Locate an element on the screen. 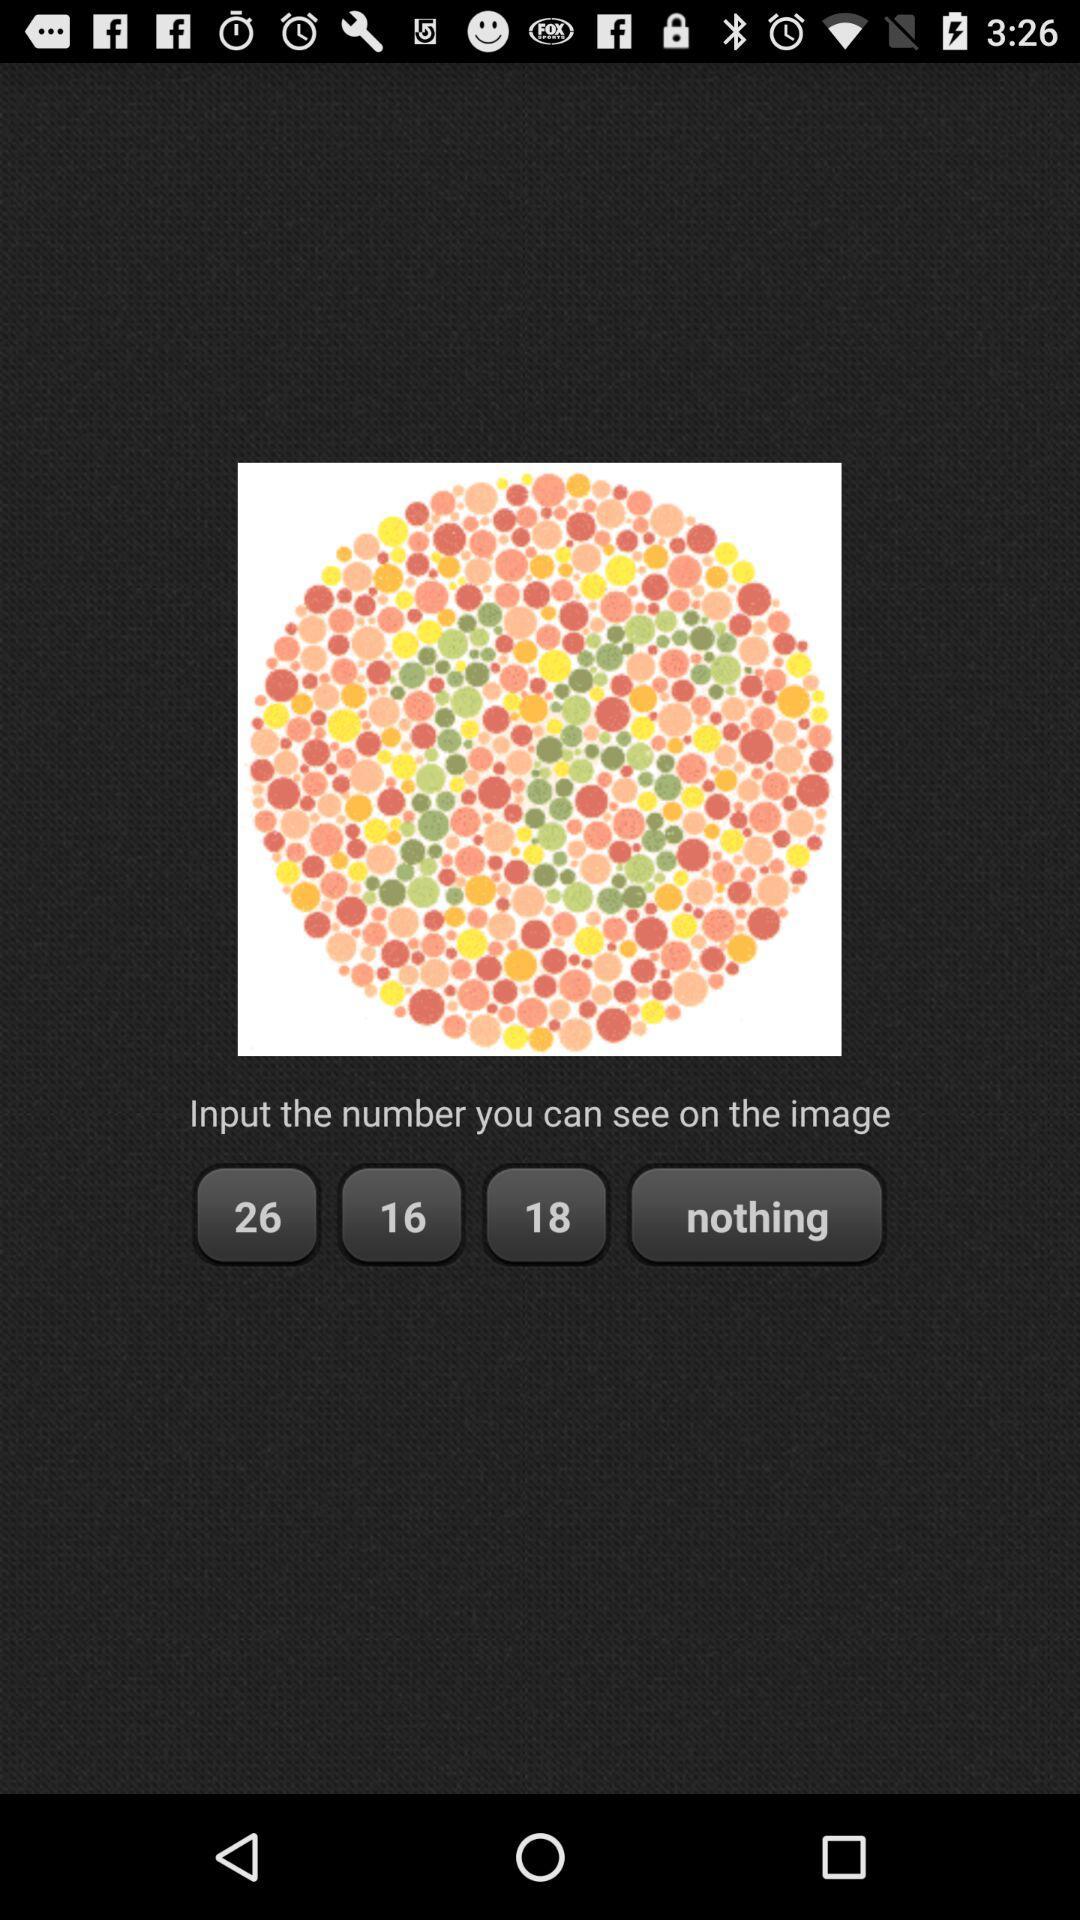 The width and height of the screenshot is (1080, 1920). the nothing button is located at coordinates (756, 1214).